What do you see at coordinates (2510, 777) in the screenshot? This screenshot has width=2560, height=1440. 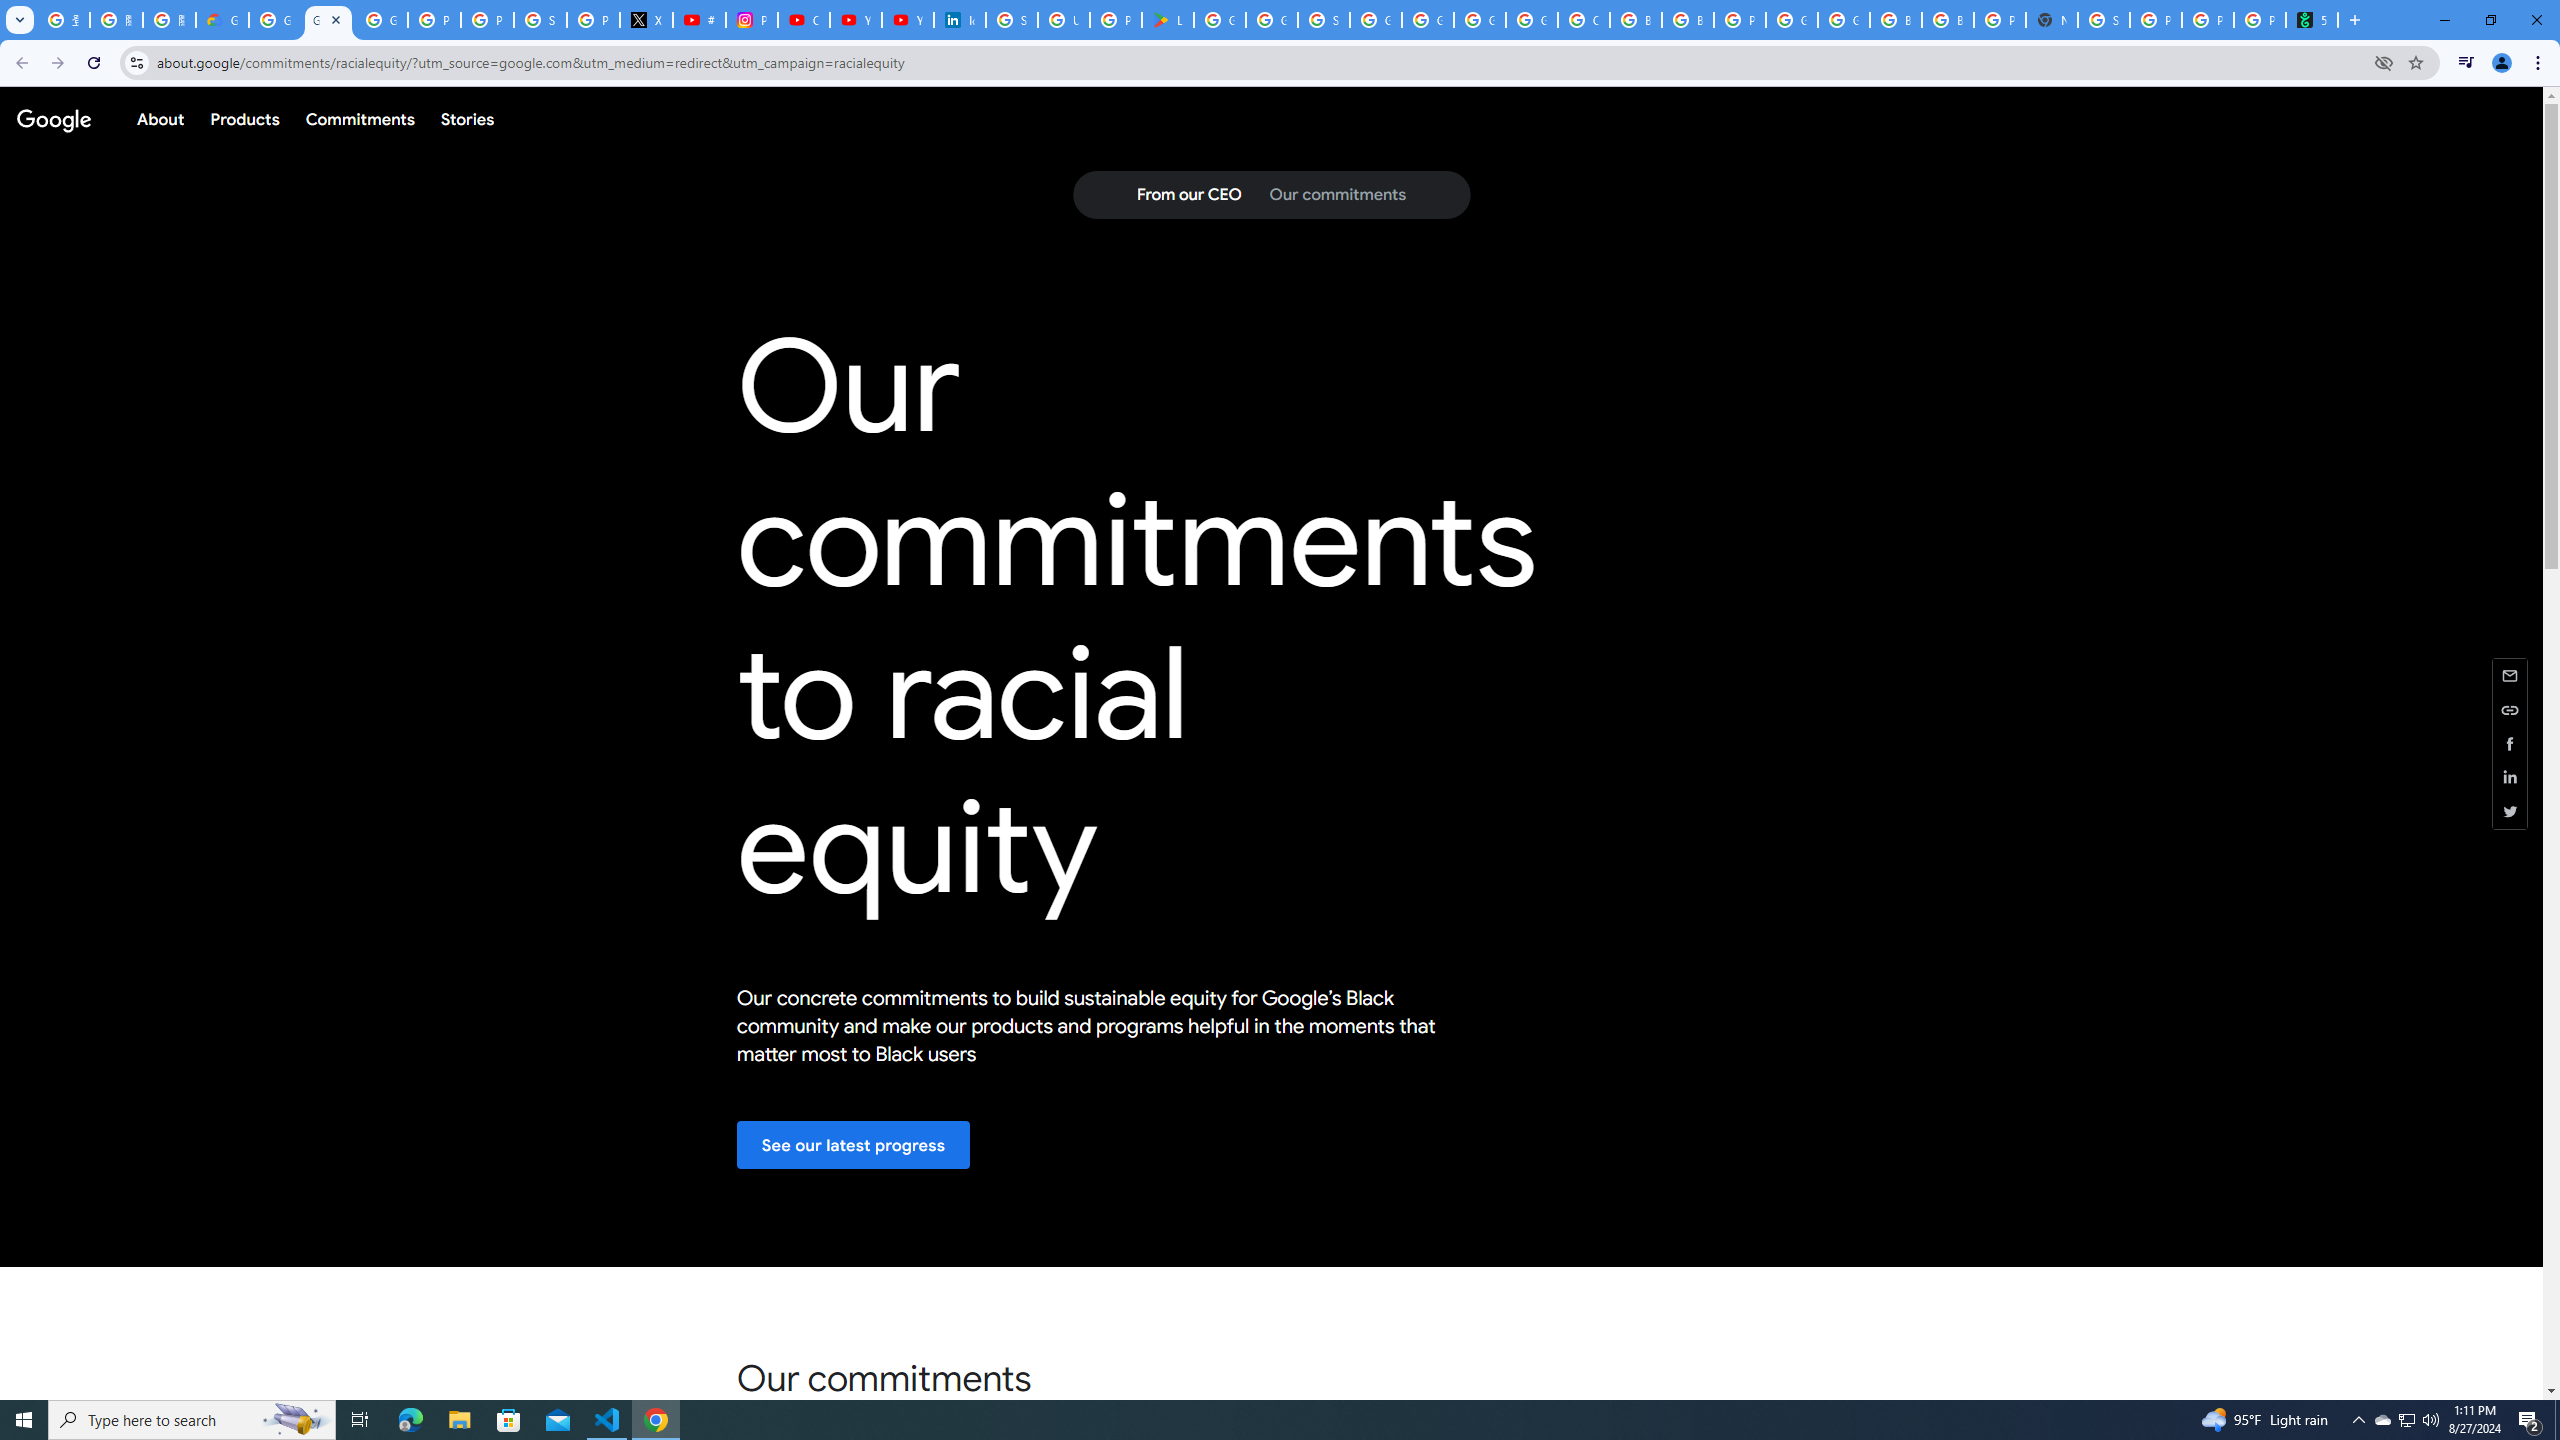 I see `'Share this page (LinkedIn)'` at bounding box center [2510, 777].